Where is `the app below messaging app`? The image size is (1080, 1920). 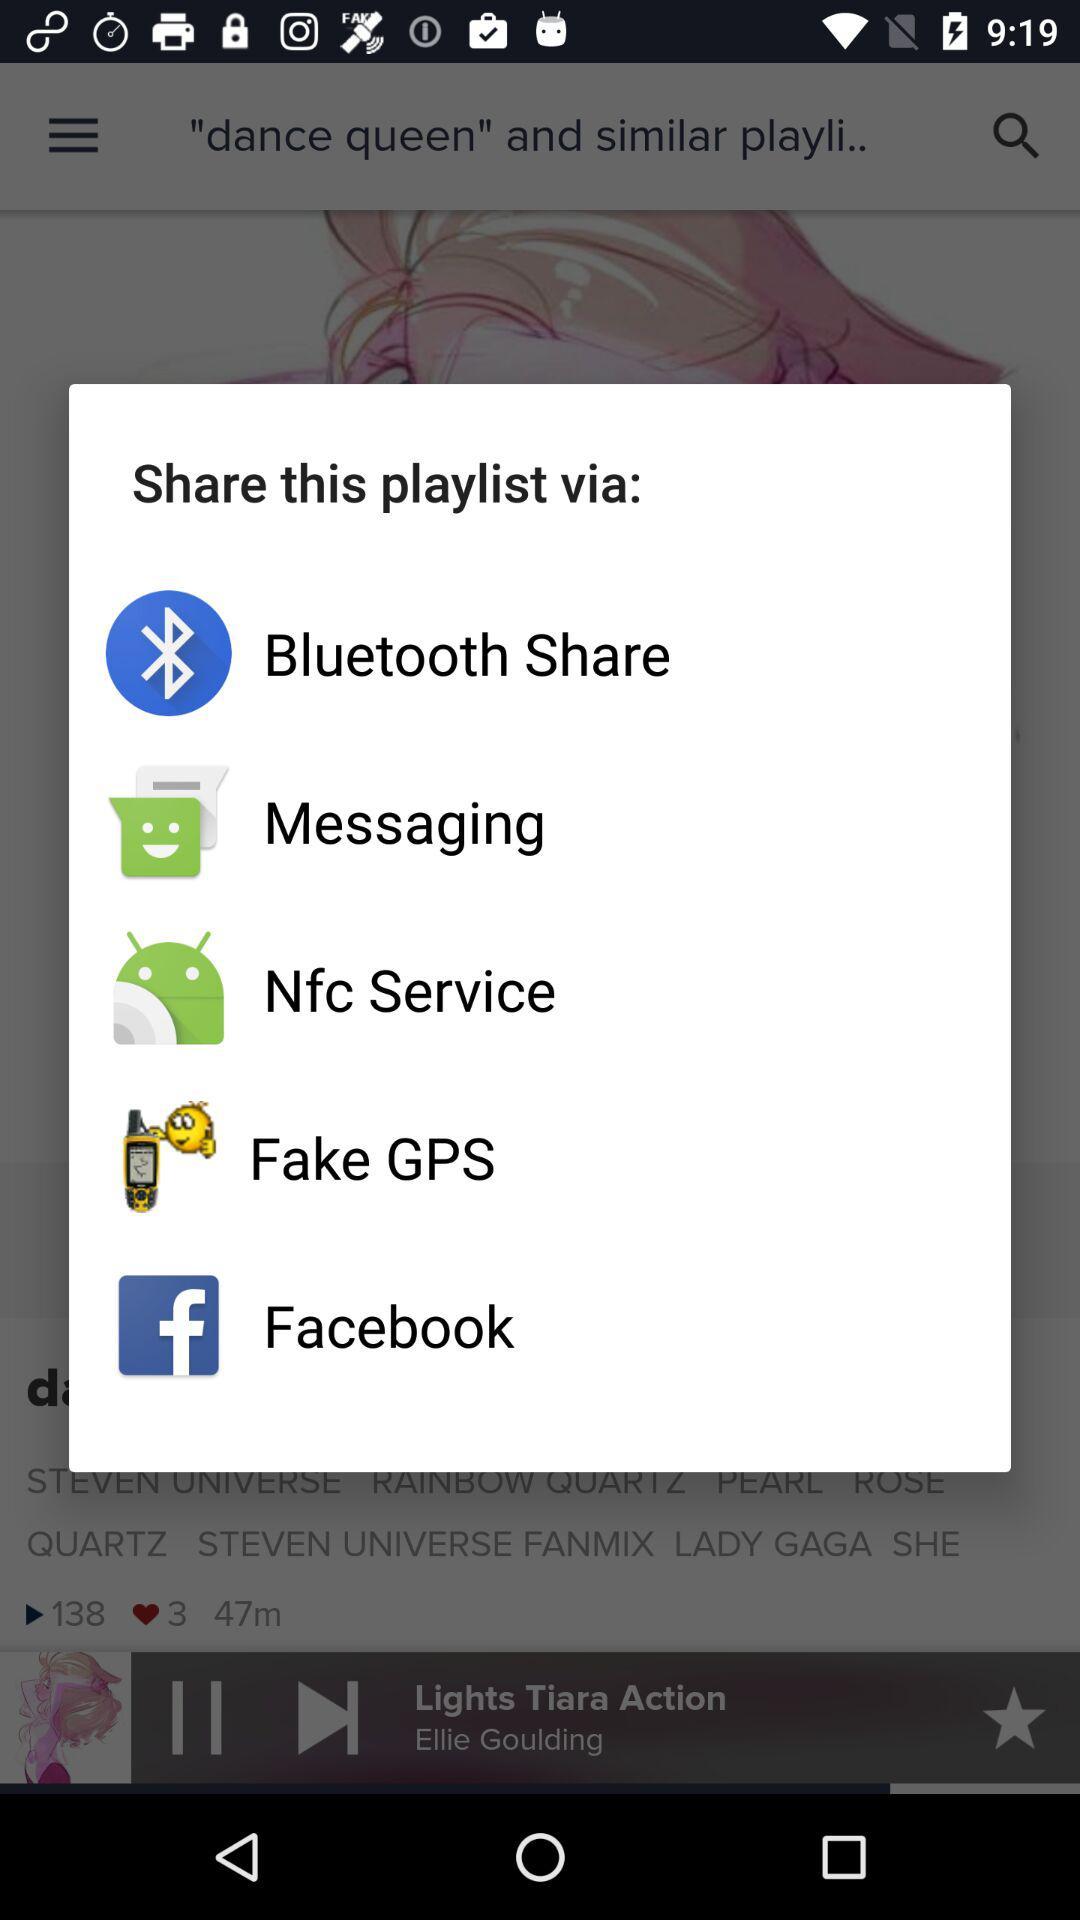
the app below messaging app is located at coordinates (540, 989).